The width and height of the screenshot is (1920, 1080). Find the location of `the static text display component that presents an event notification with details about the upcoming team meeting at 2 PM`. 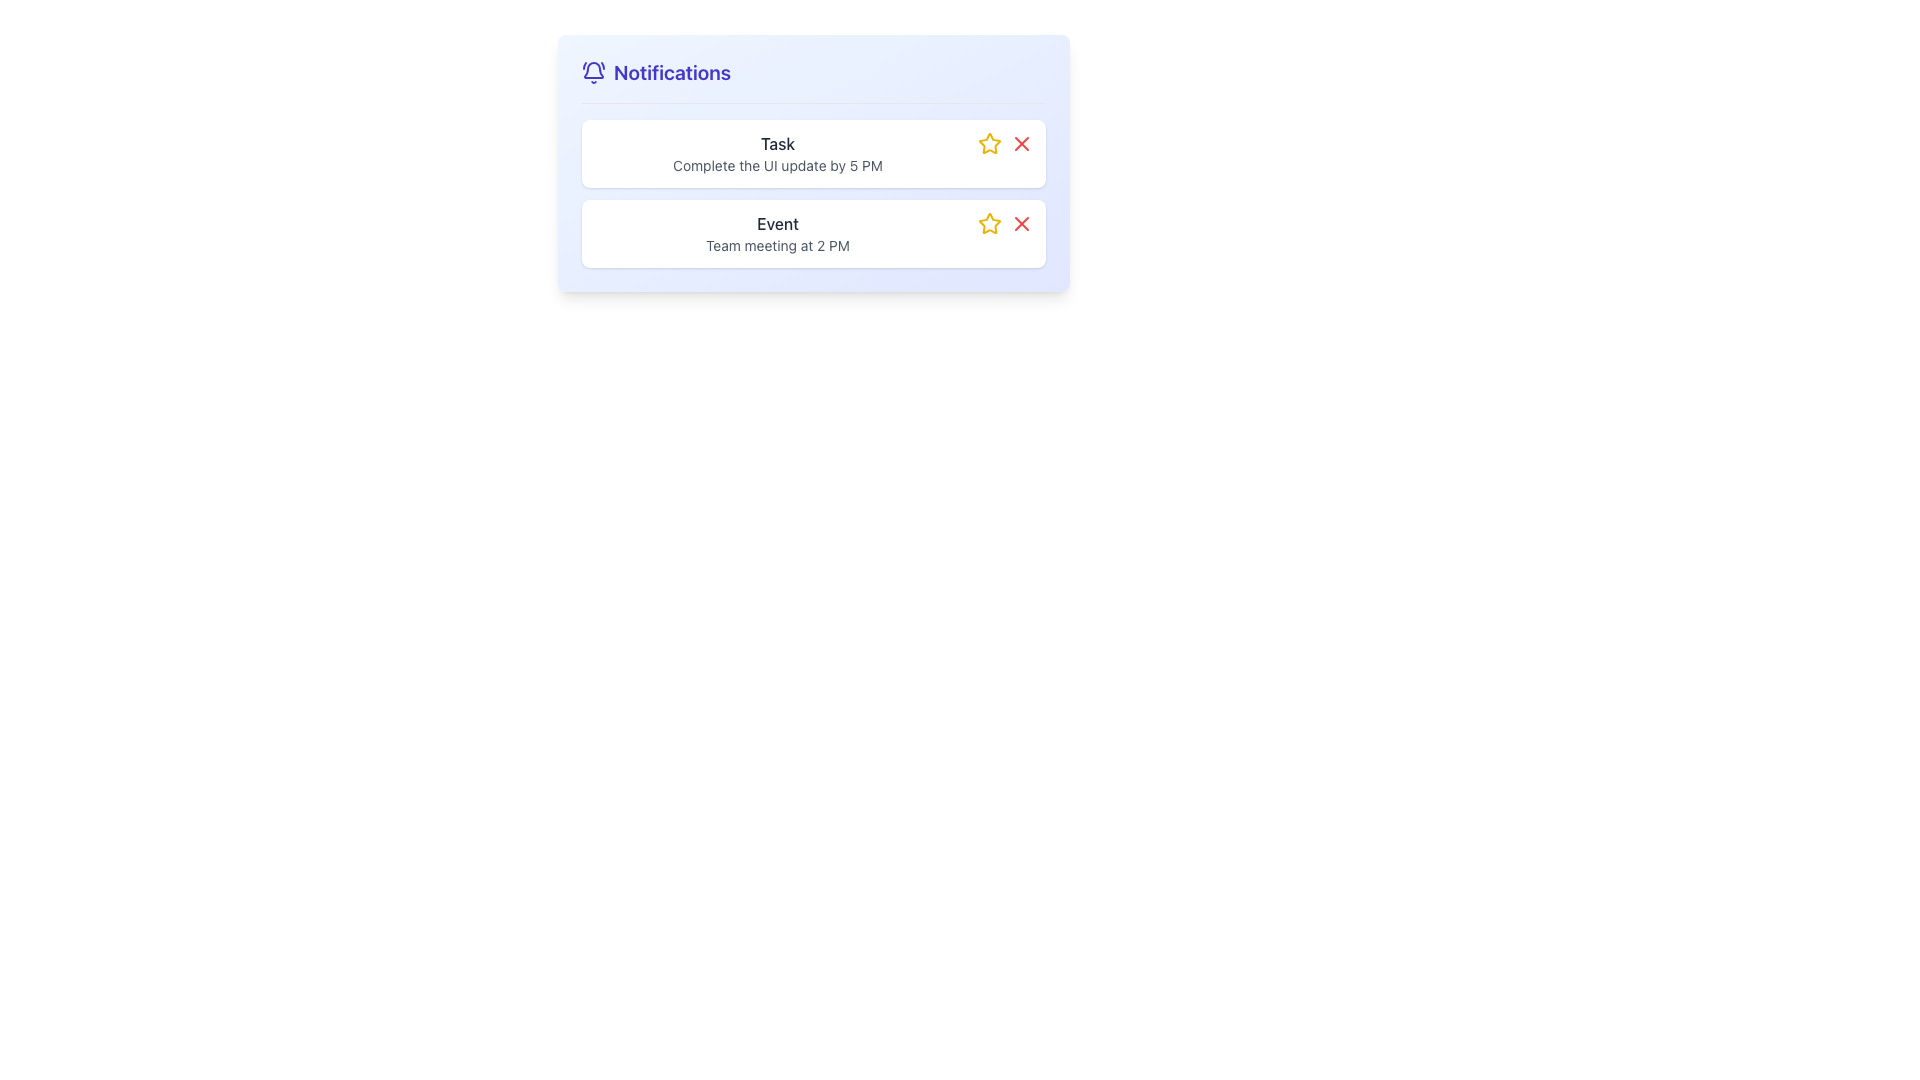

the static text display component that presents an event notification with details about the upcoming team meeting at 2 PM is located at coordinates (776, 233).